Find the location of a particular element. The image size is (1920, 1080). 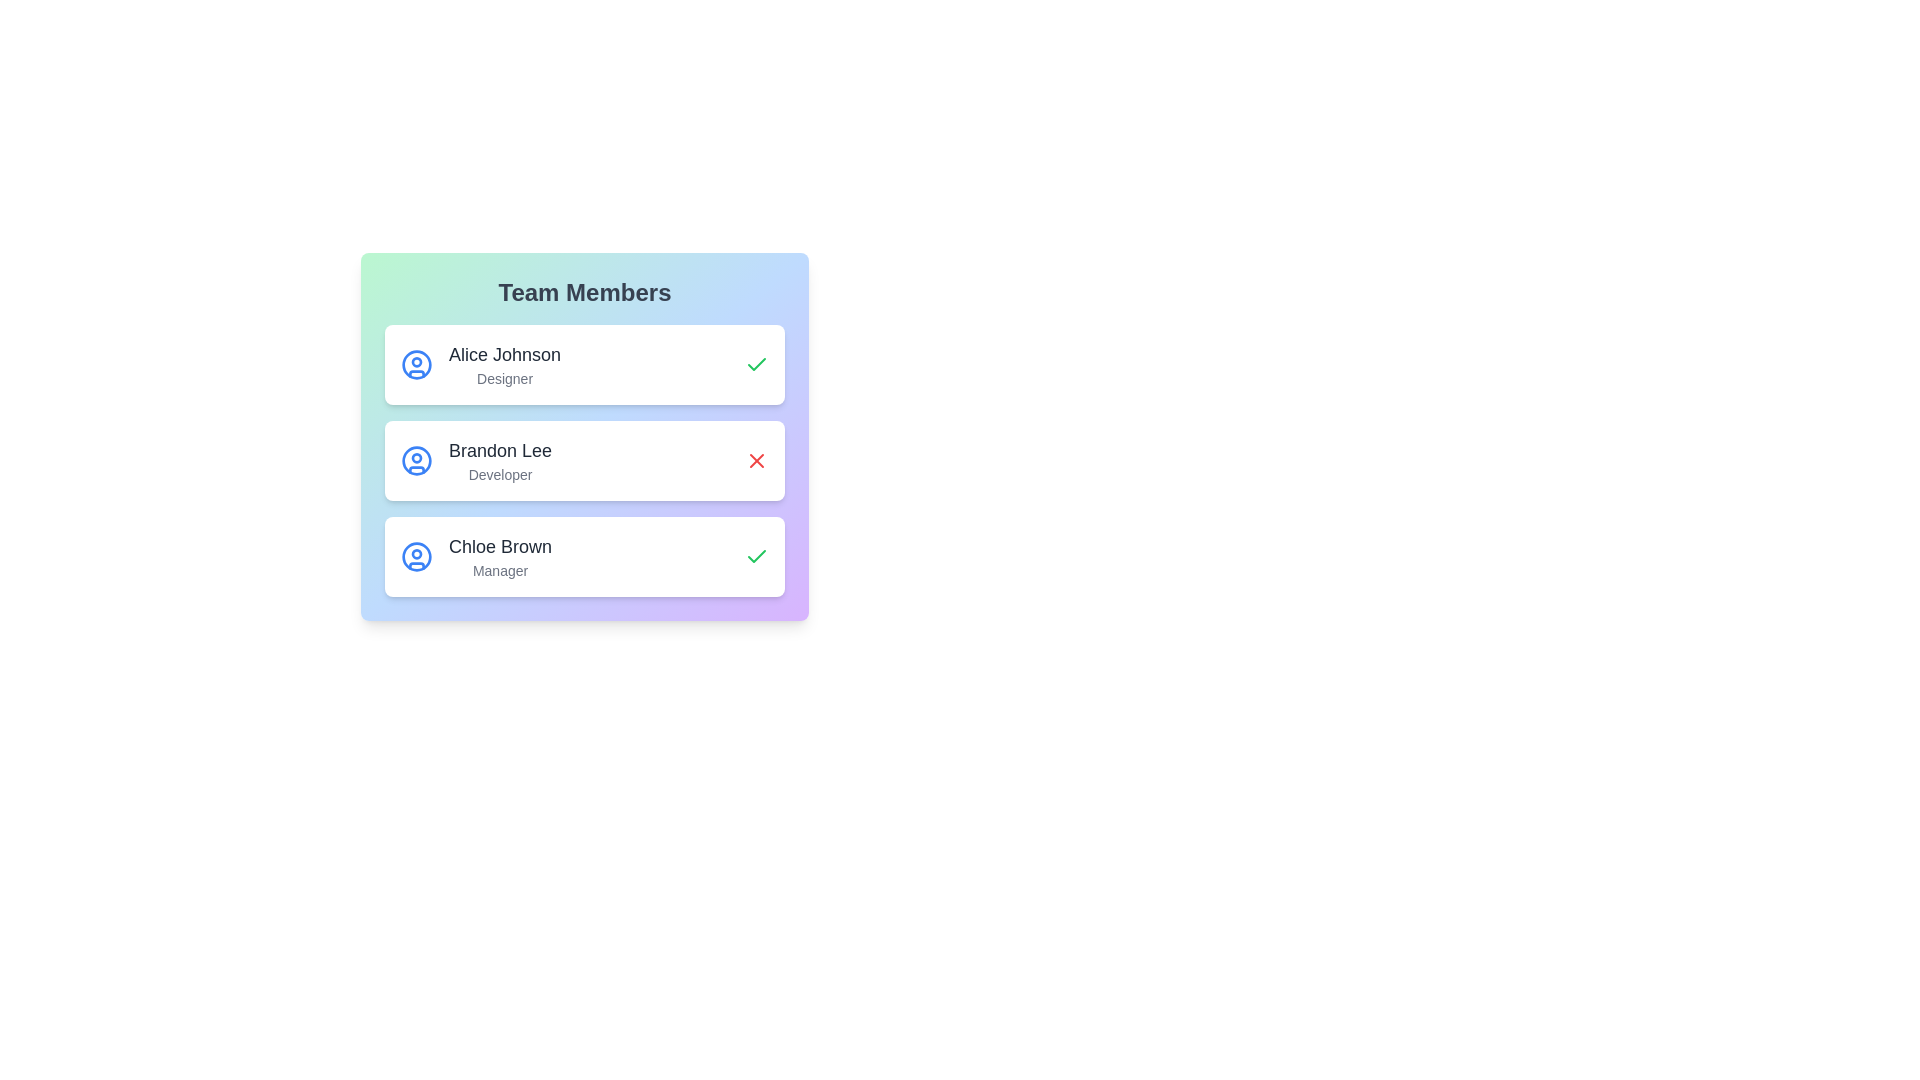

the profile item corresponding to Chloe Brown is located at coordinates (584, 556).